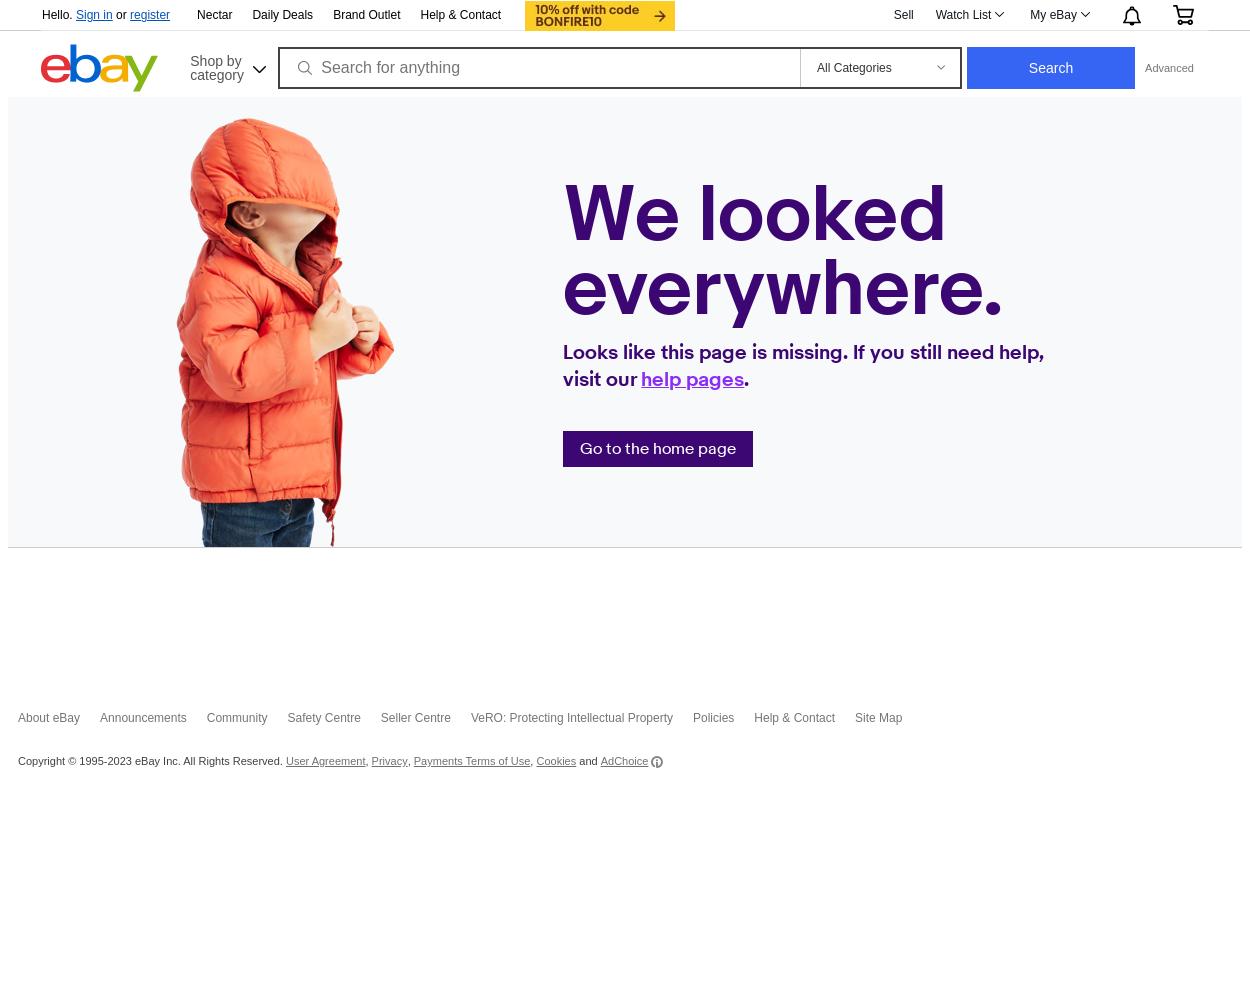 Image resolution: width=1250 pixels, height=1000 pixels. I want to click on 'VeRO: Protecting Intellectual Property', so click(570, 717).